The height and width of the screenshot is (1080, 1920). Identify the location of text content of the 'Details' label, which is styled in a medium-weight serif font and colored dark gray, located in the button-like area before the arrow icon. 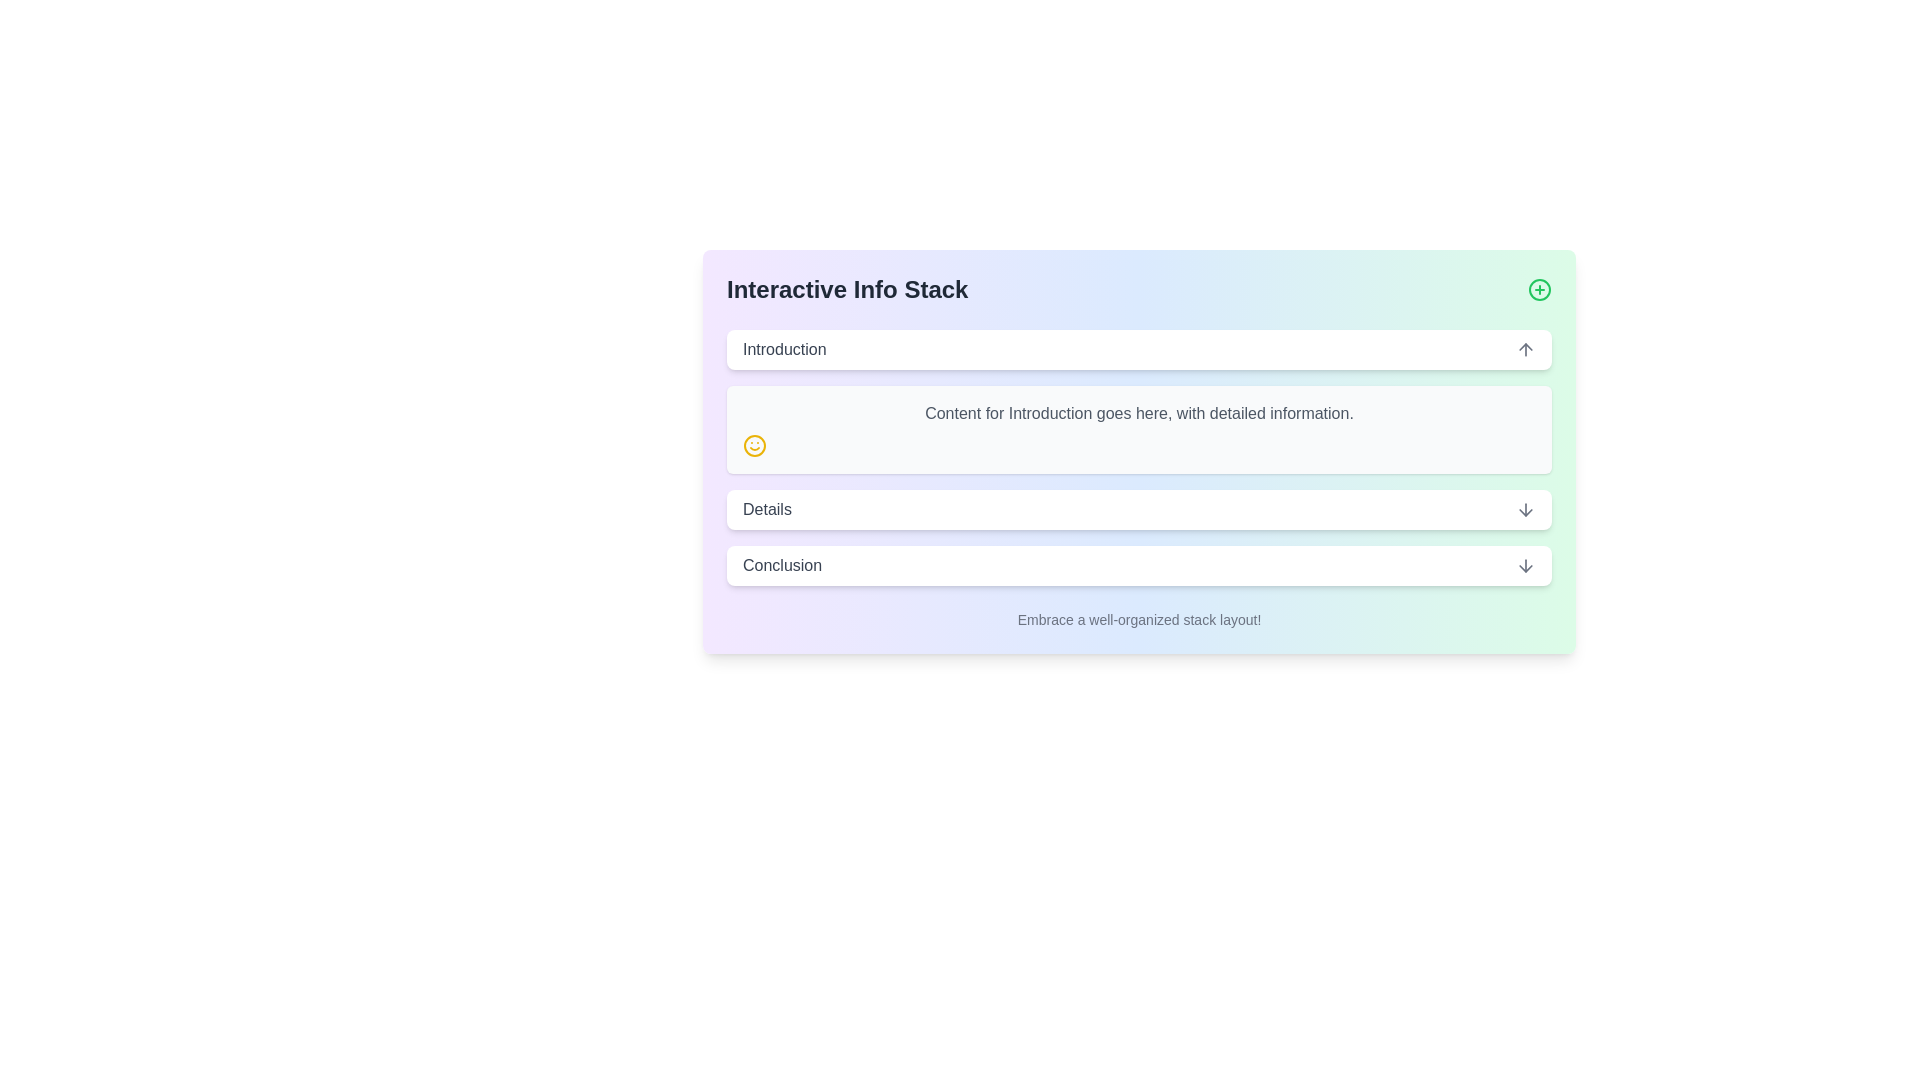
(766, 508).